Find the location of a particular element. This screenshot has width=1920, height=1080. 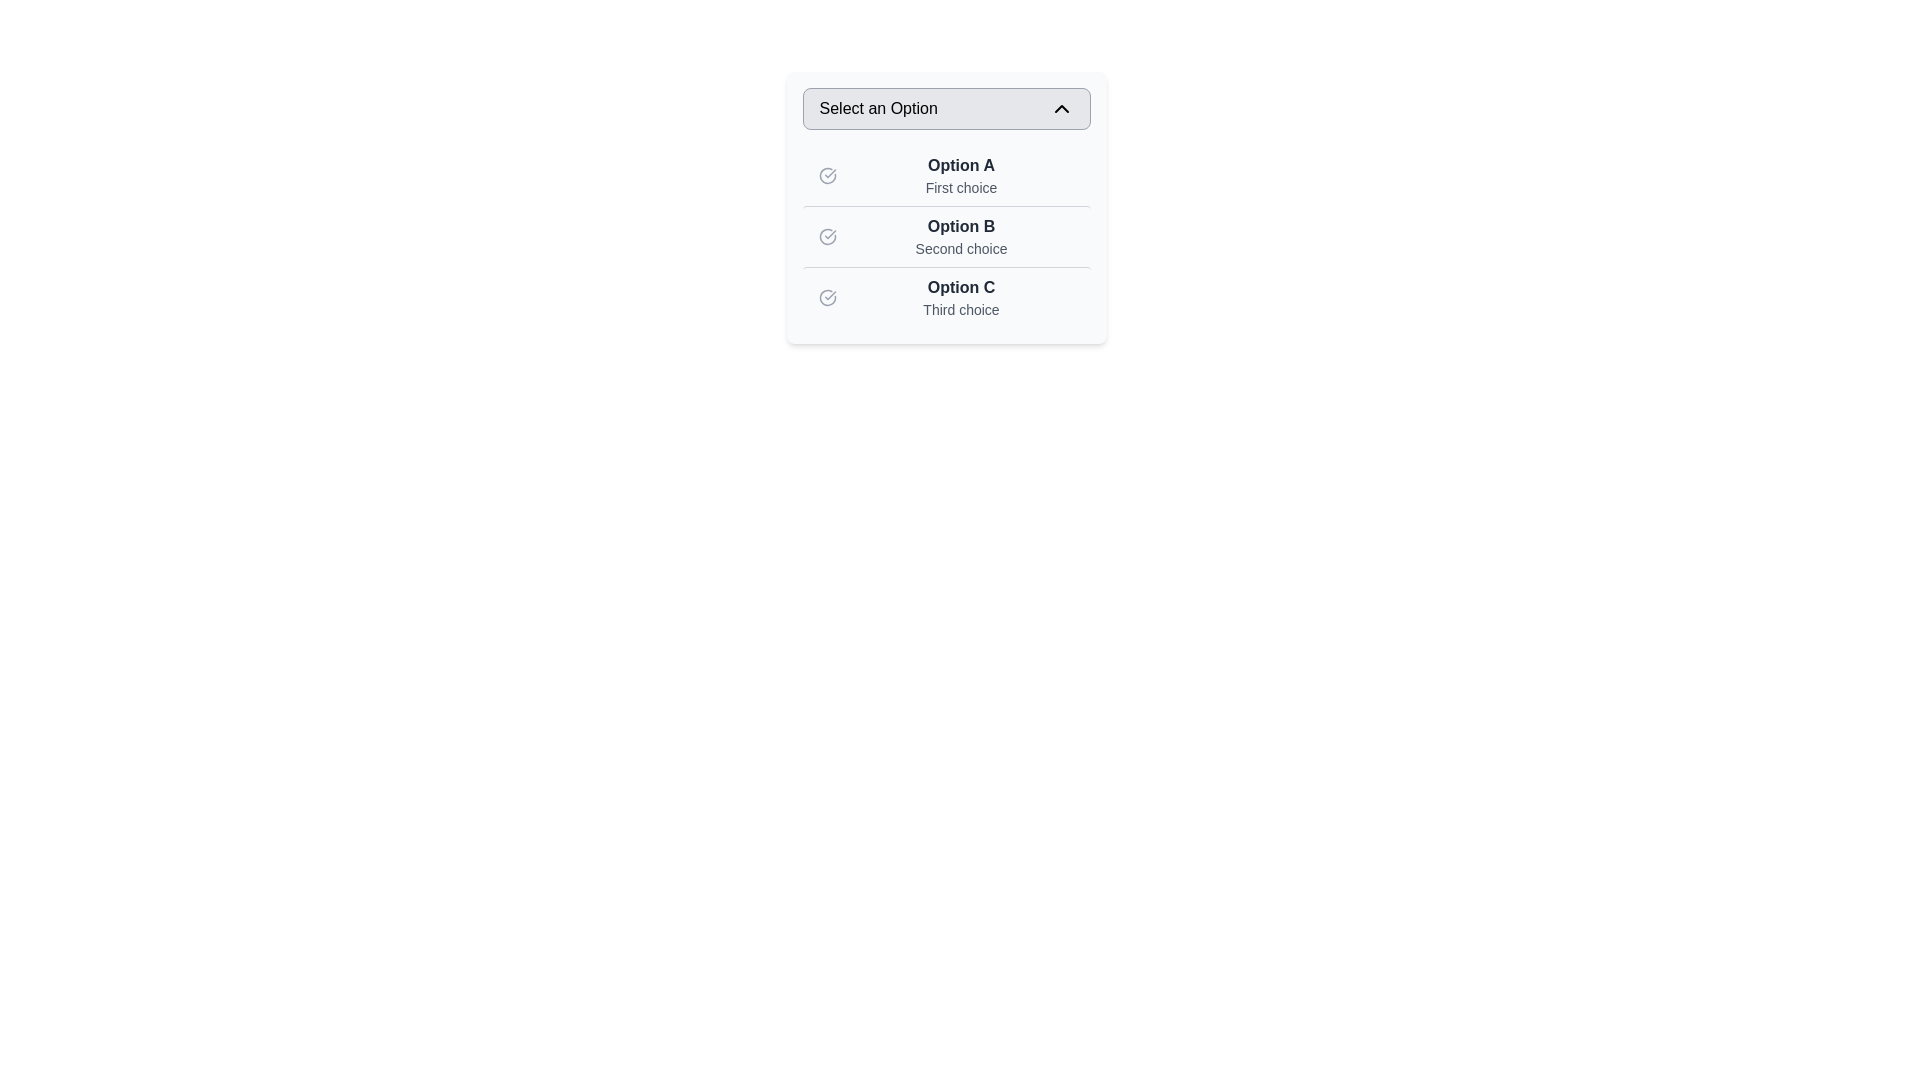

the selectable list option labeled 'Option B' in the dropdown menu below 'Select an Option' is located at coordinates (961, 235).